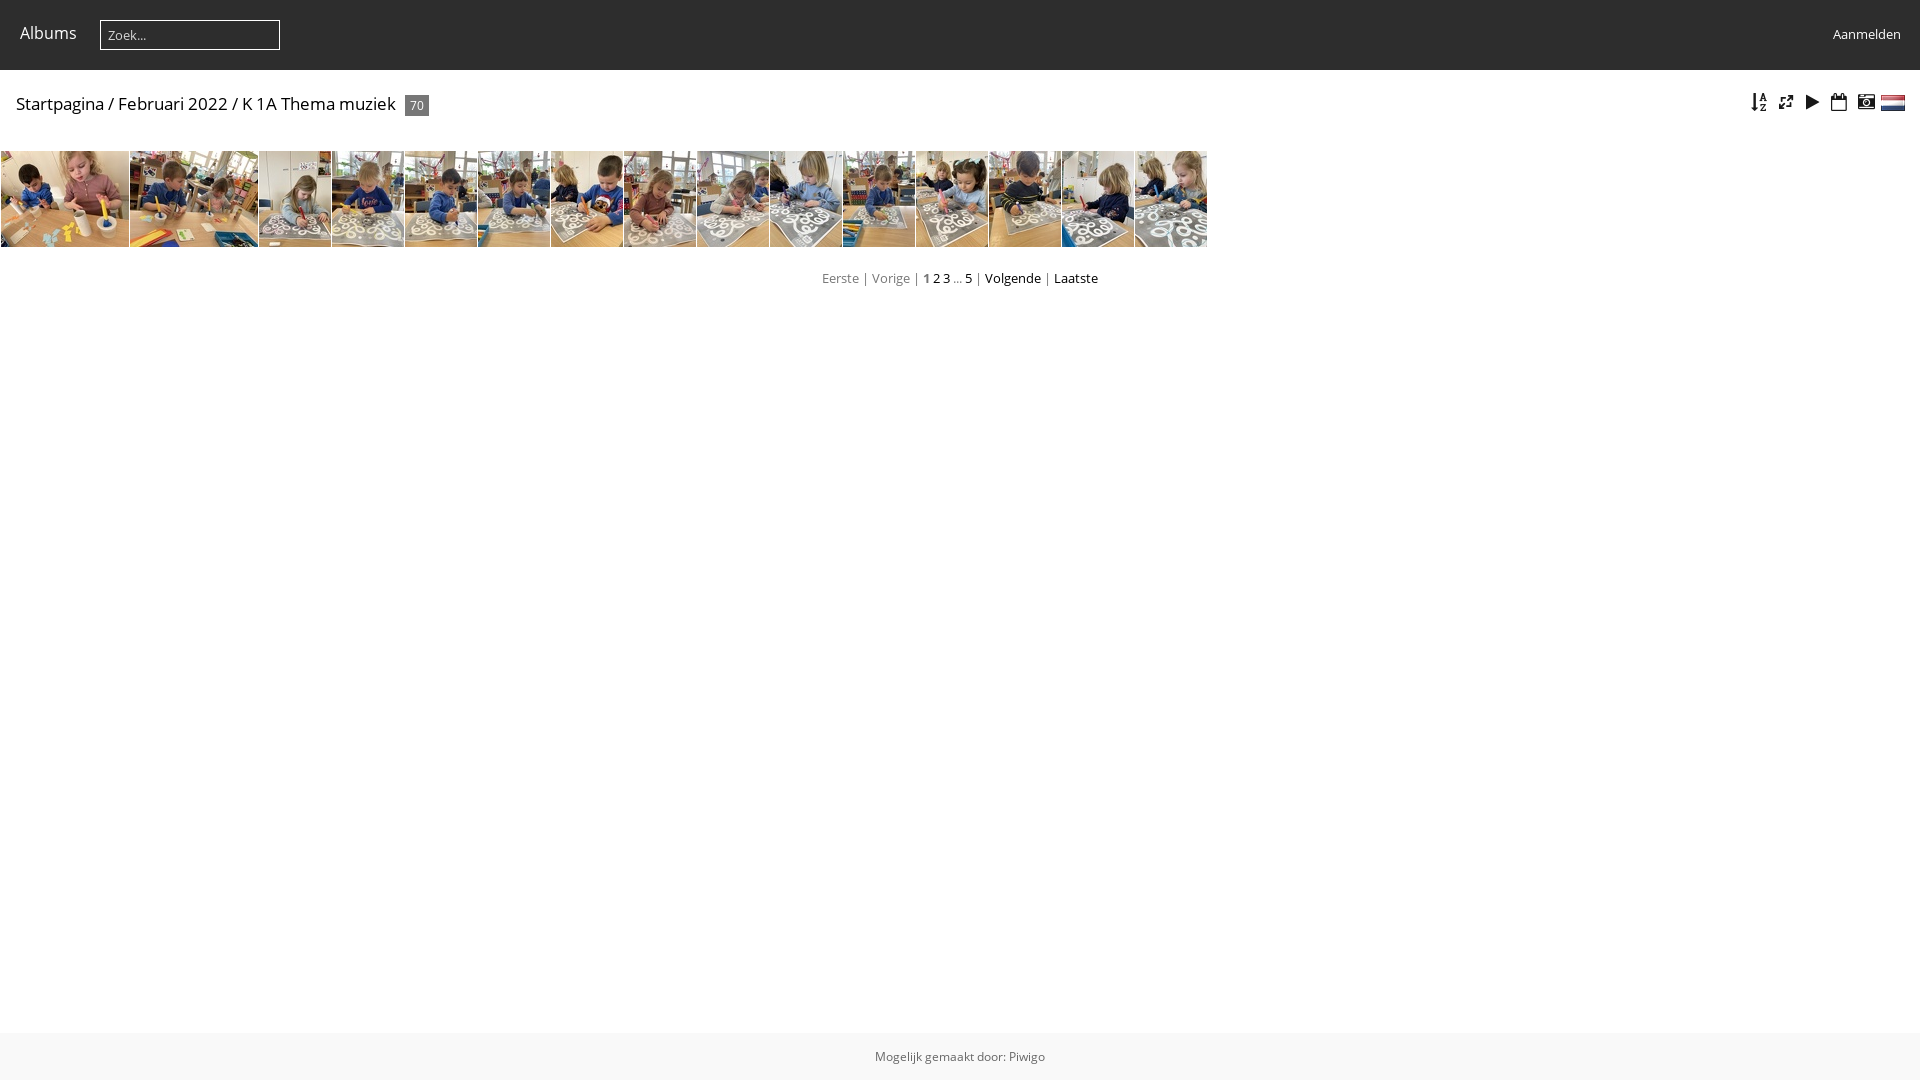  I want to click on 'Volgende', so click(984, 277).